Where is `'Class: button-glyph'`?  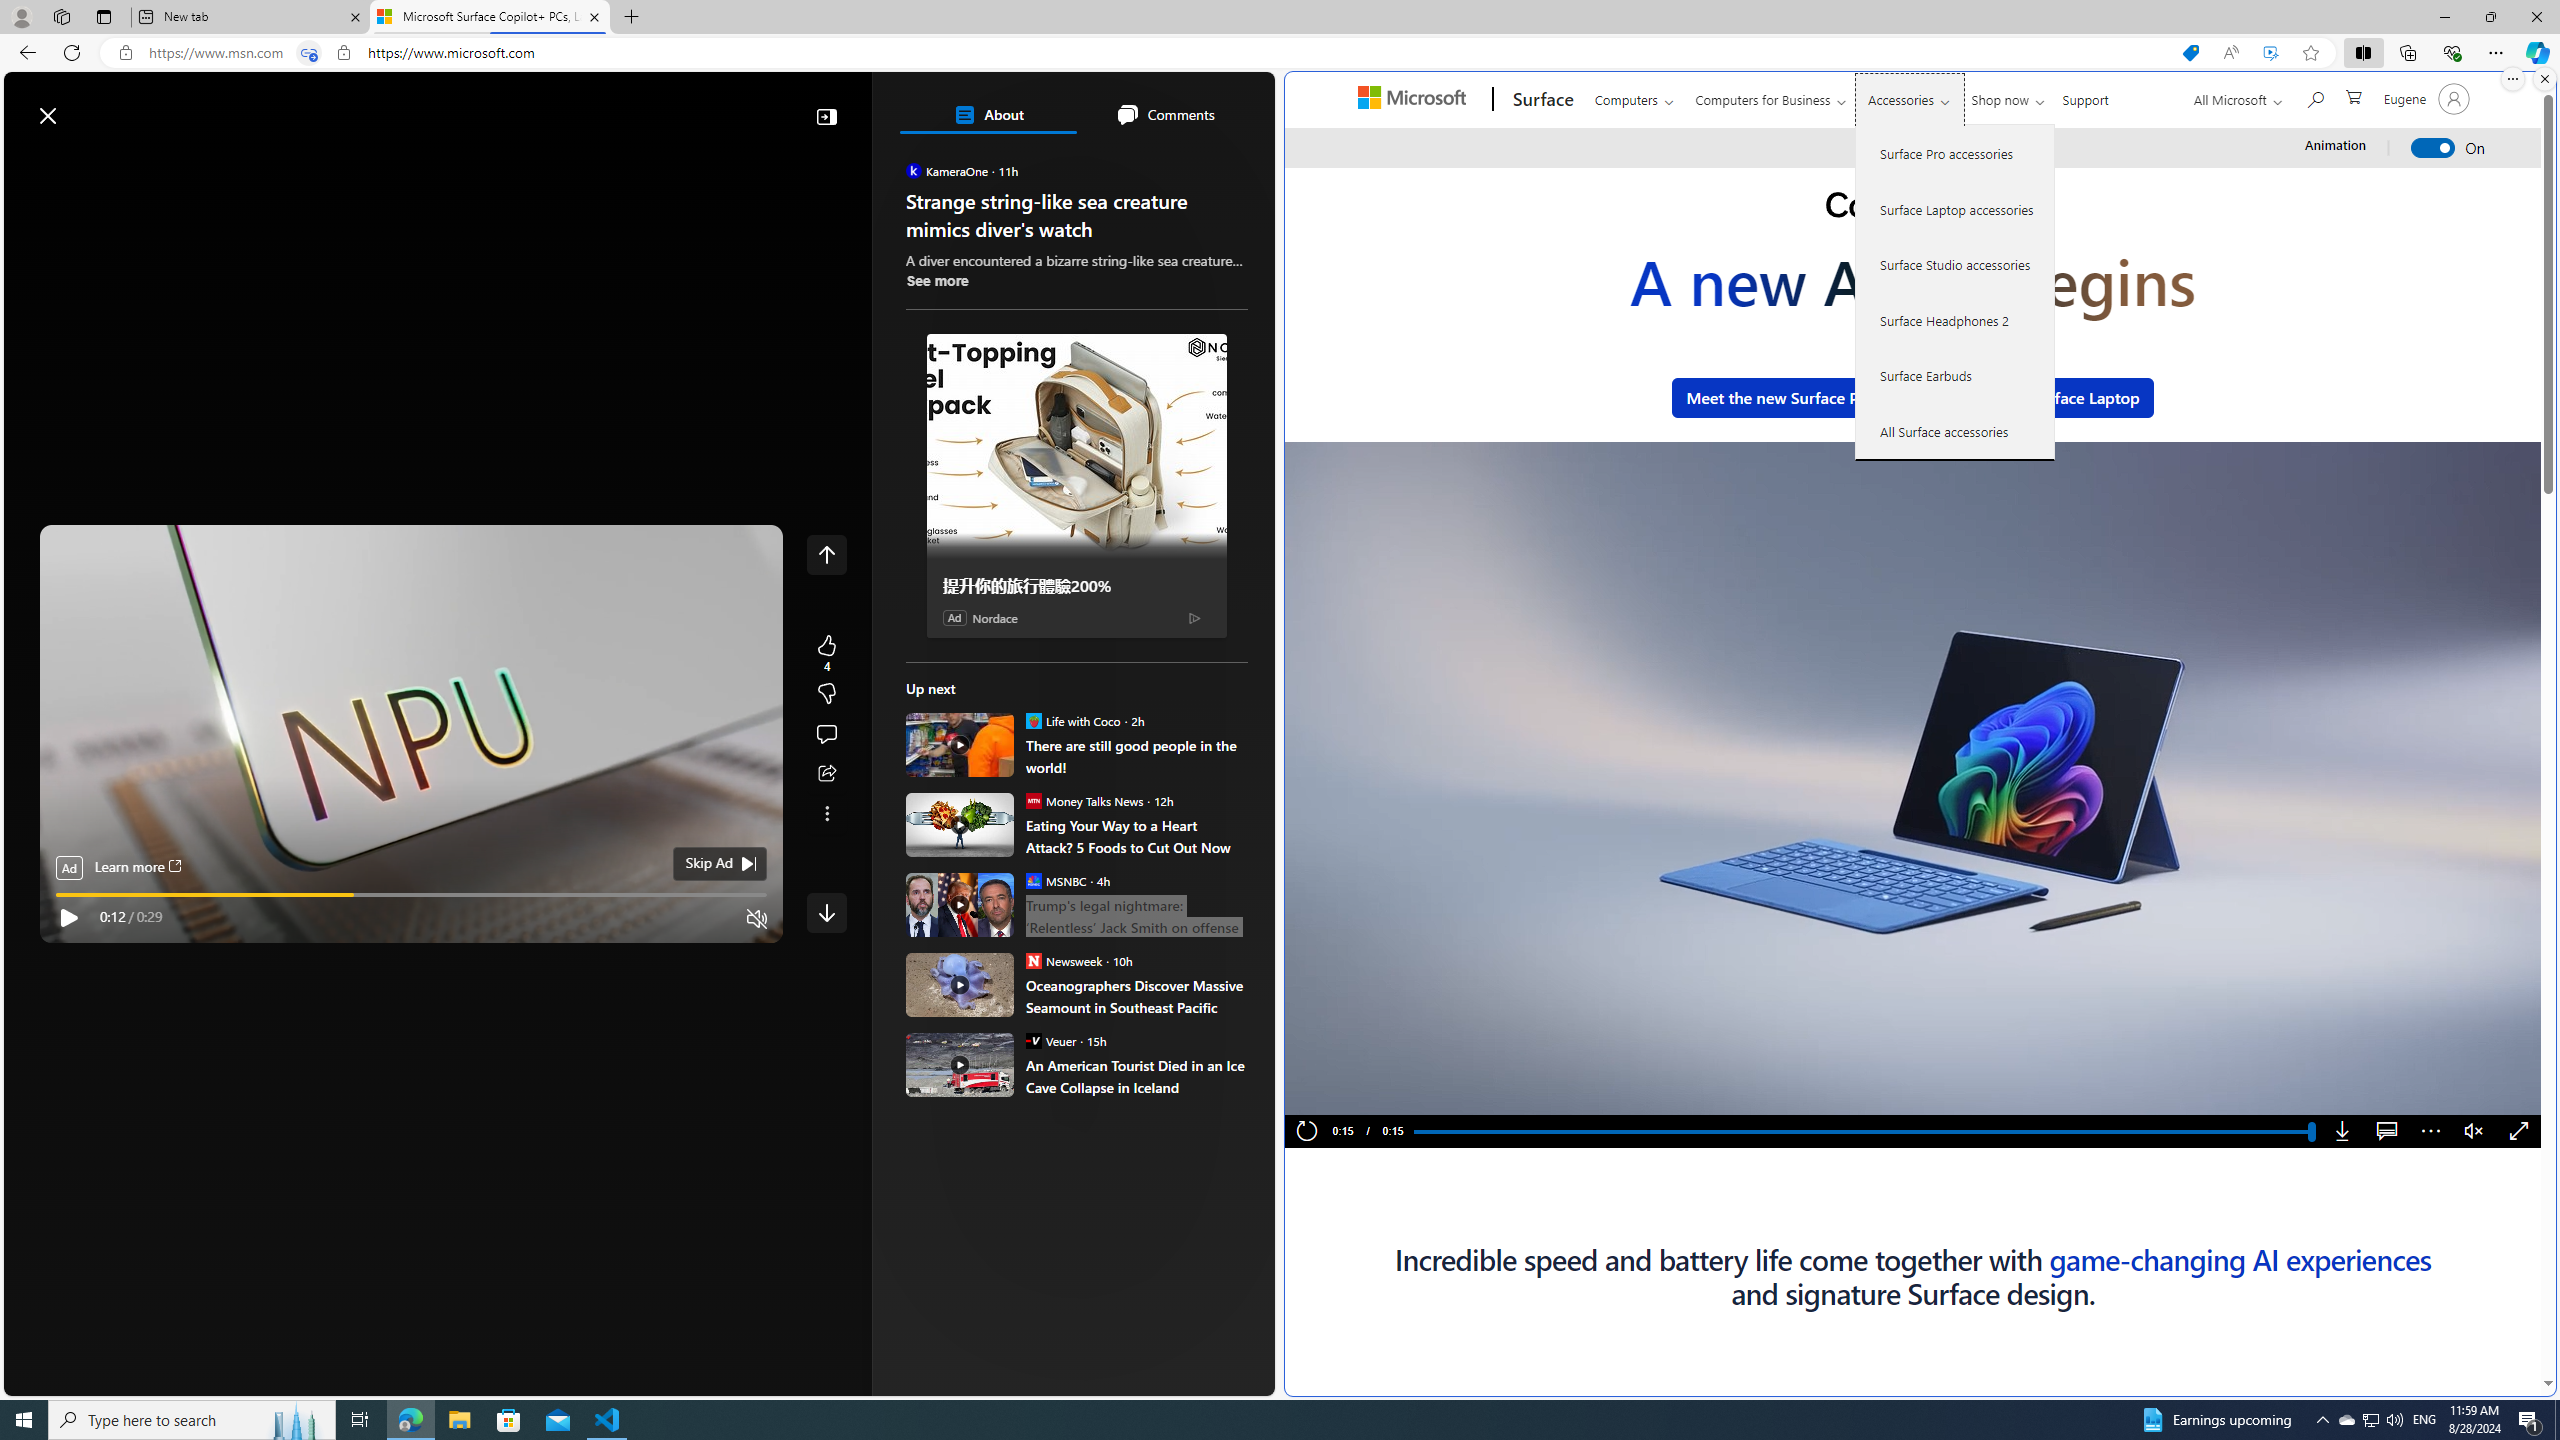
'Class: button-glyph' is located at coordinates (28, 162).